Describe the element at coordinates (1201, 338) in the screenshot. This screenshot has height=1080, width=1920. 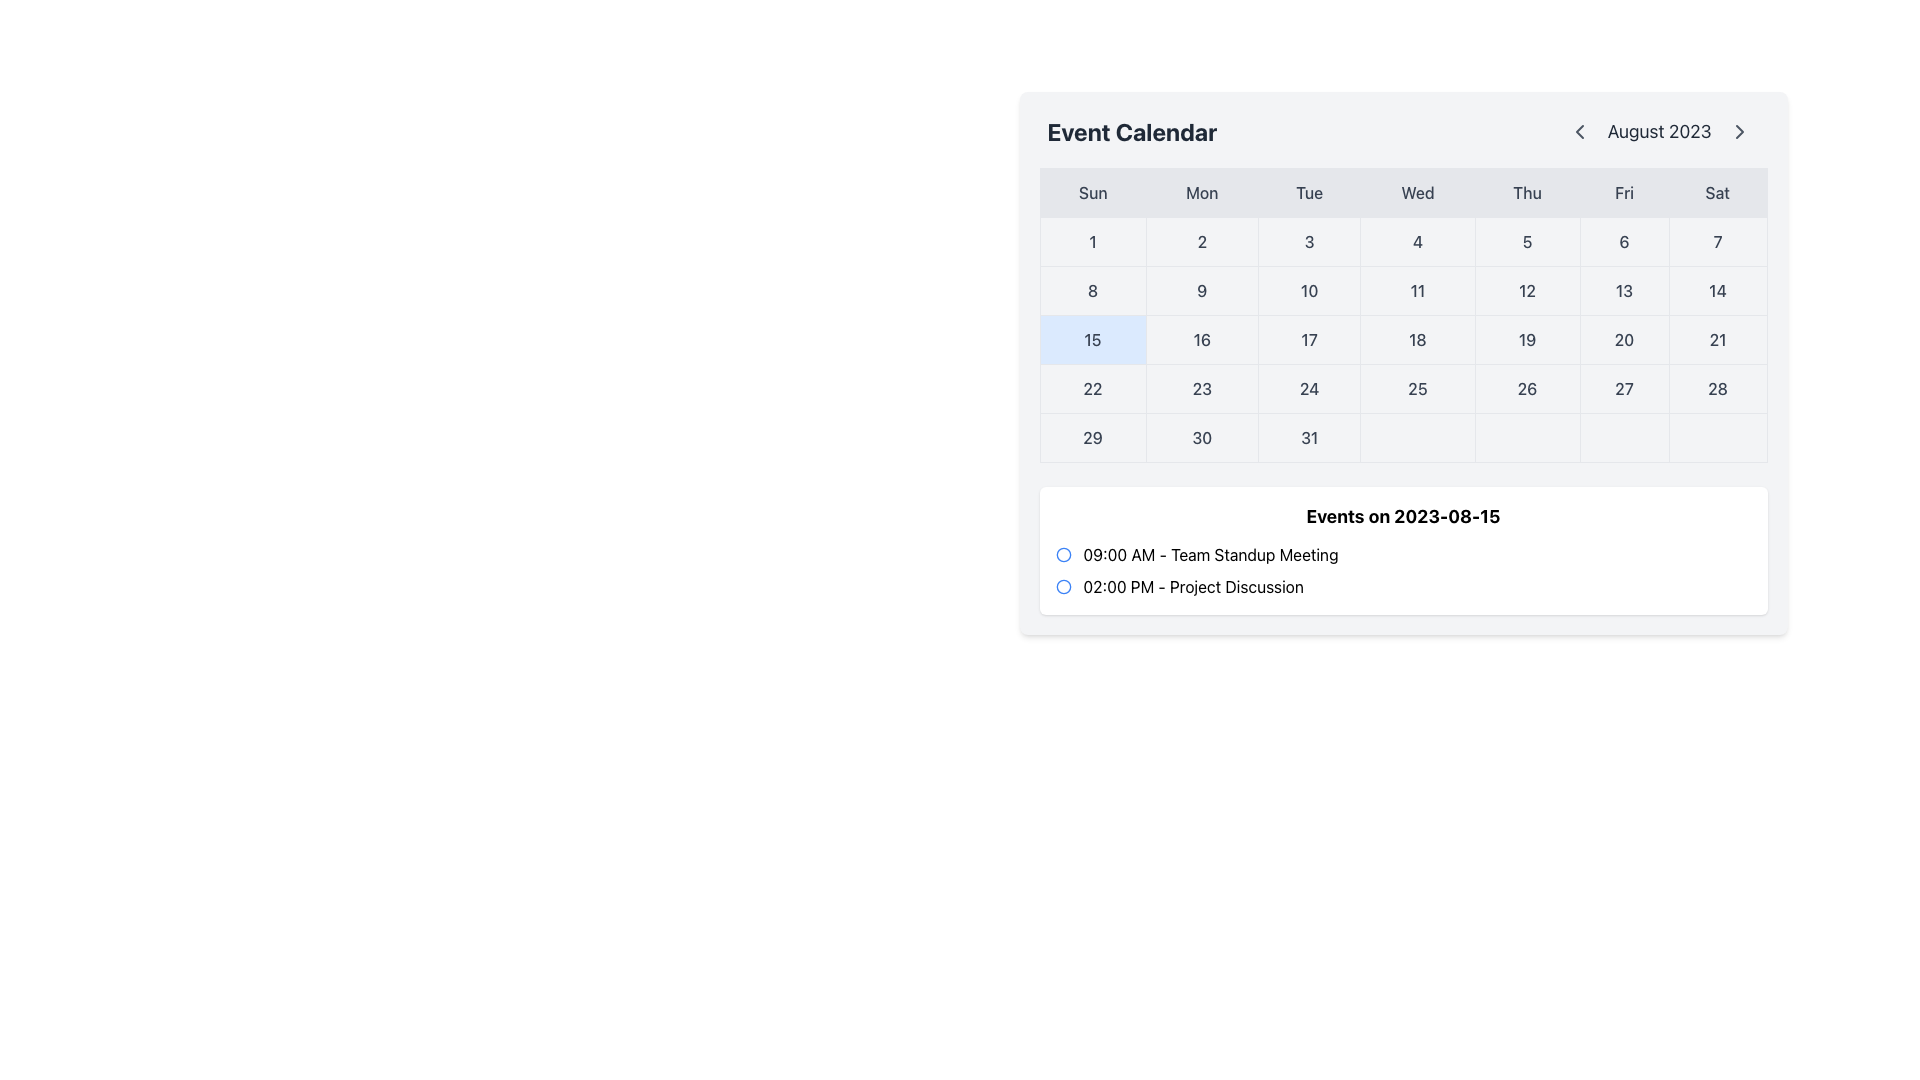
I see `the static calendar cell displaying the number '16', which is the second cell in its row following the cell labeled '15'` at that location.